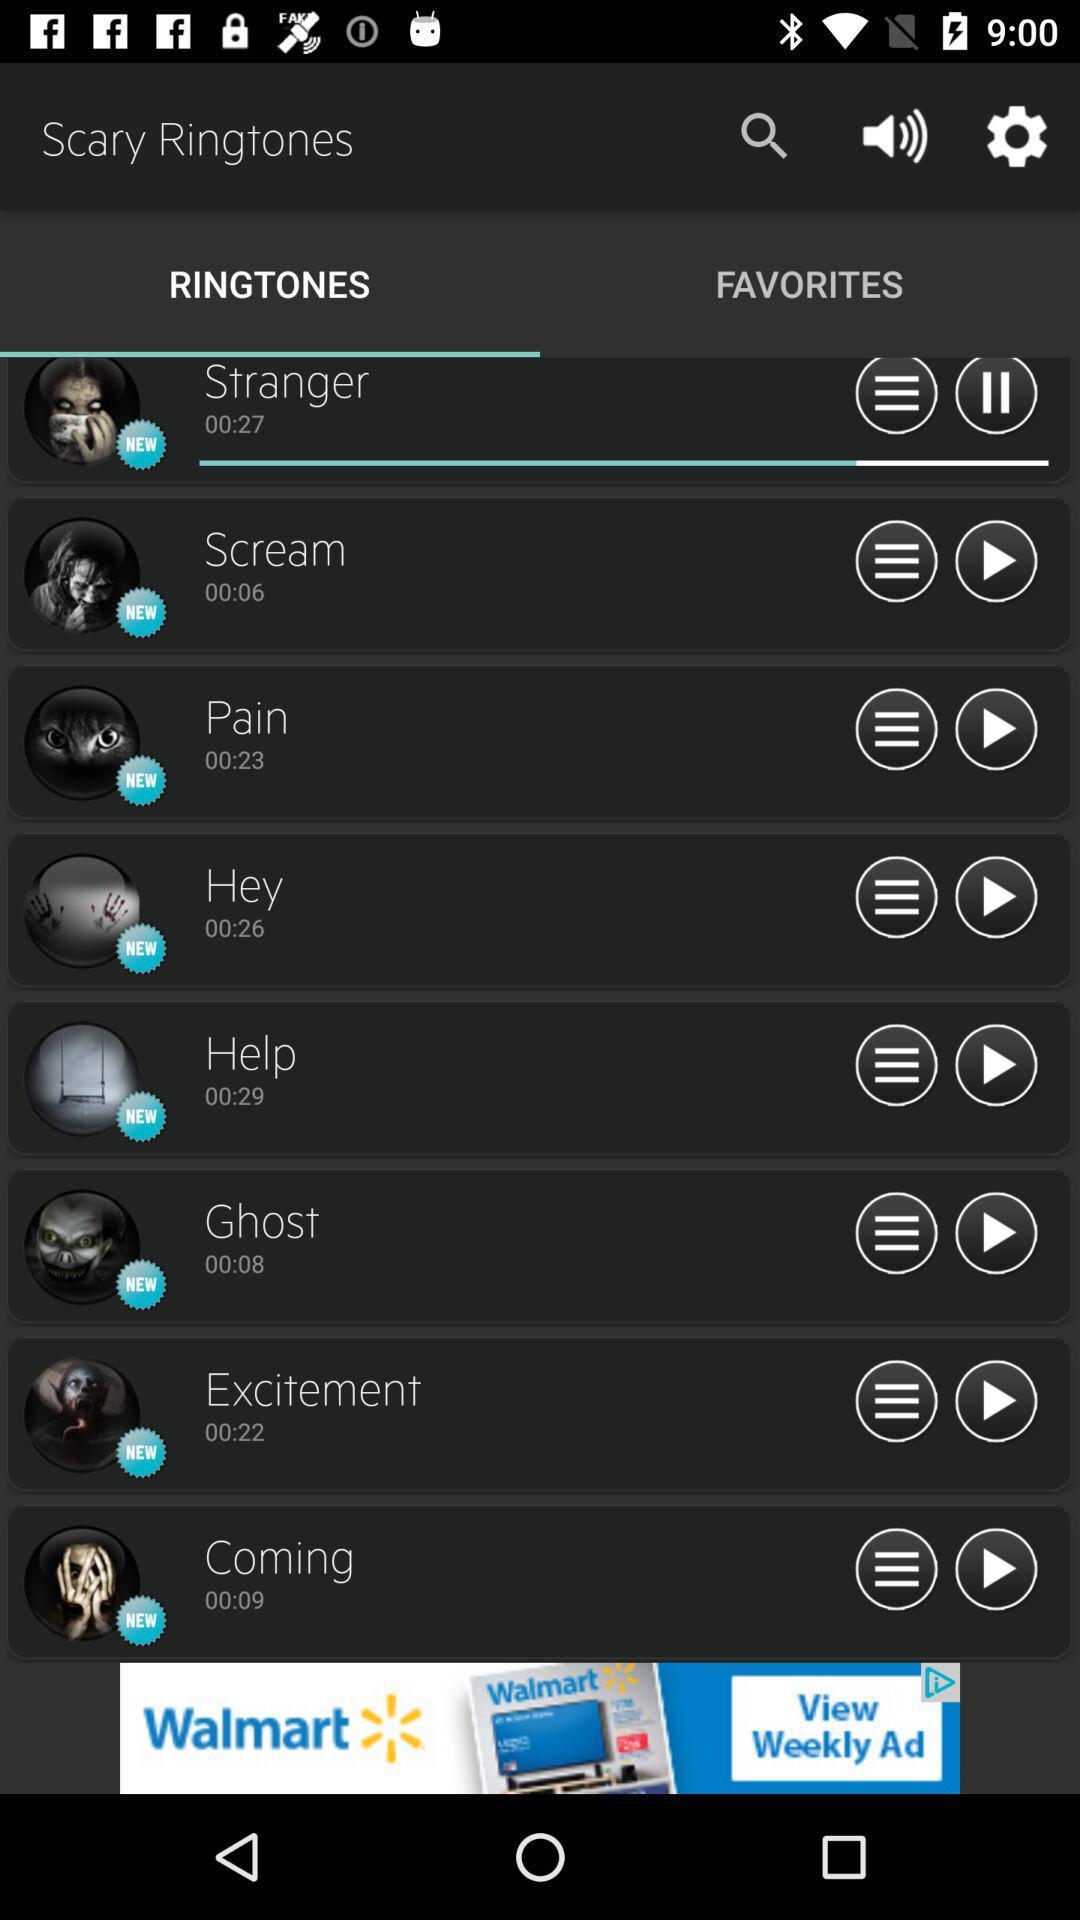 The height and width of the screenshot is (1920, 1080). I want to click on pause ringtone, so click(995, 399).